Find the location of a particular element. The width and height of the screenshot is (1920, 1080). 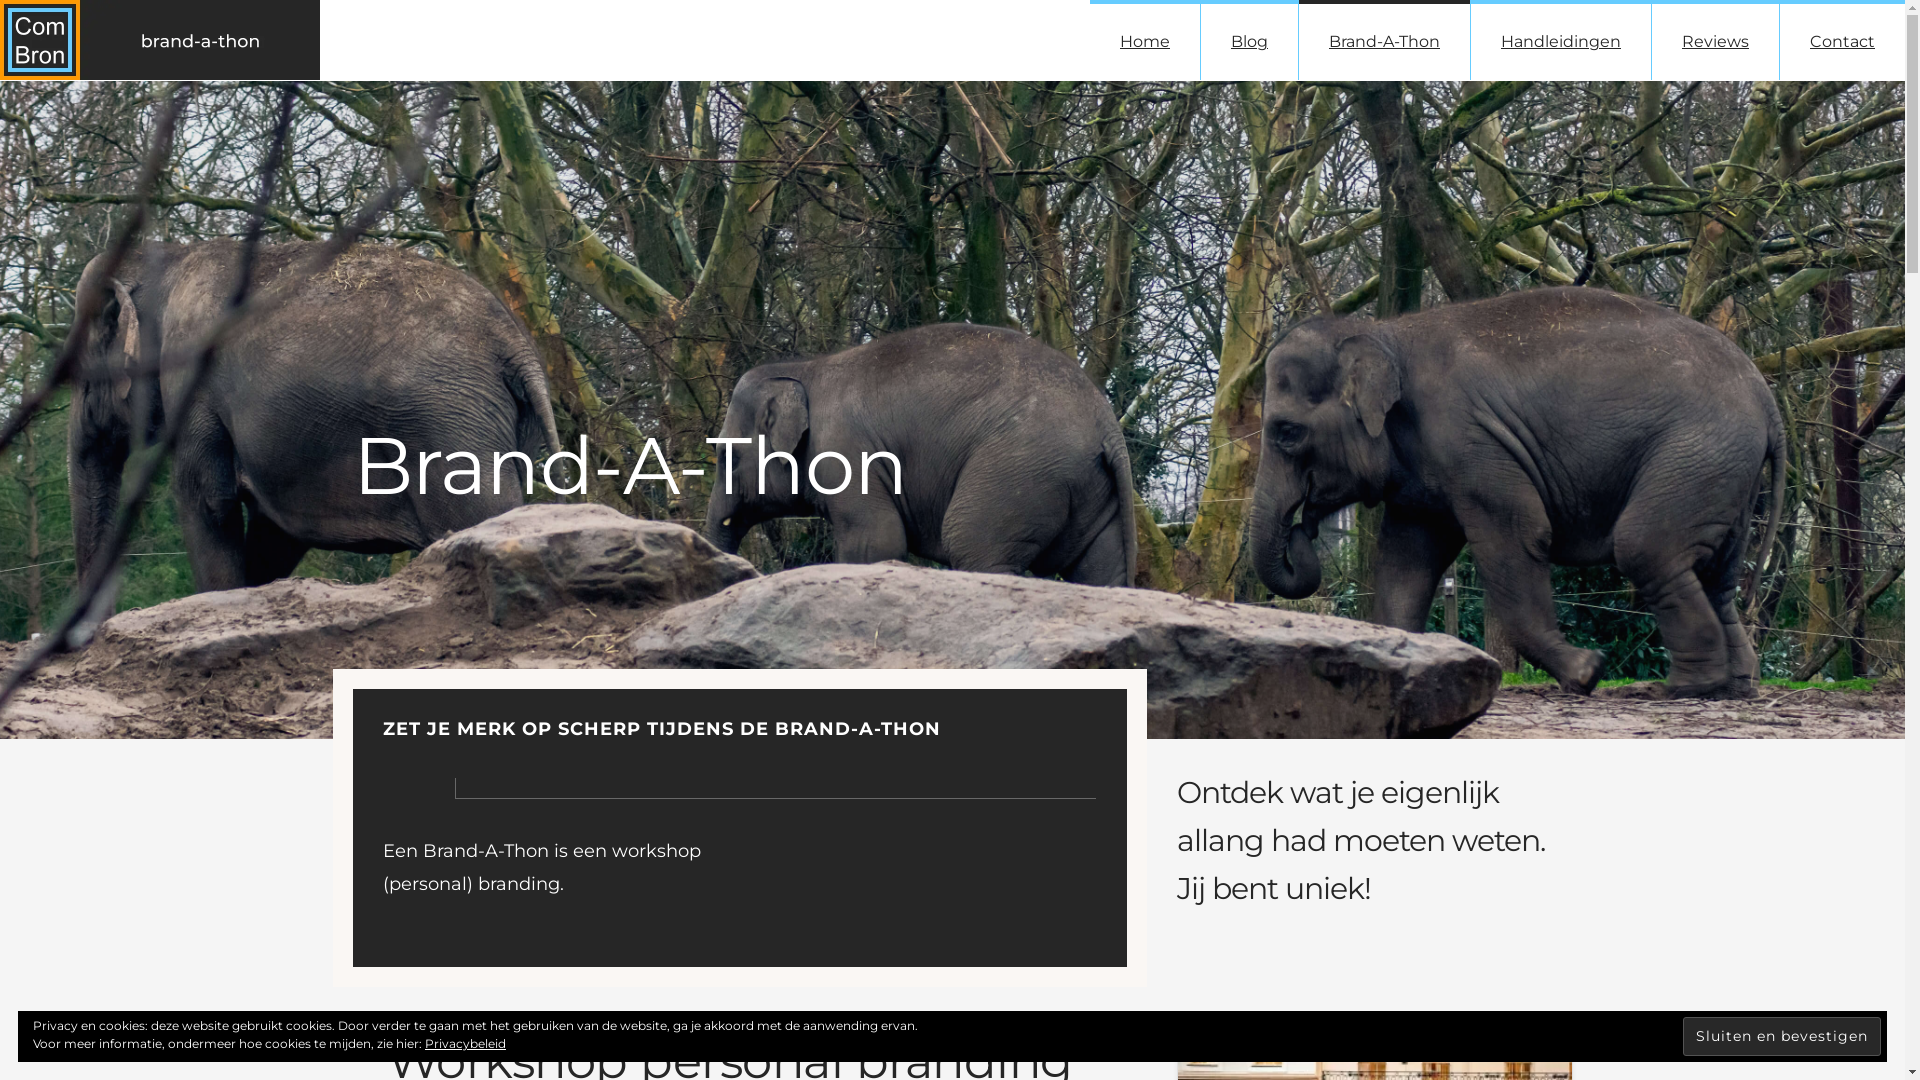

'Blog' is located at coordinates (1248, 39).